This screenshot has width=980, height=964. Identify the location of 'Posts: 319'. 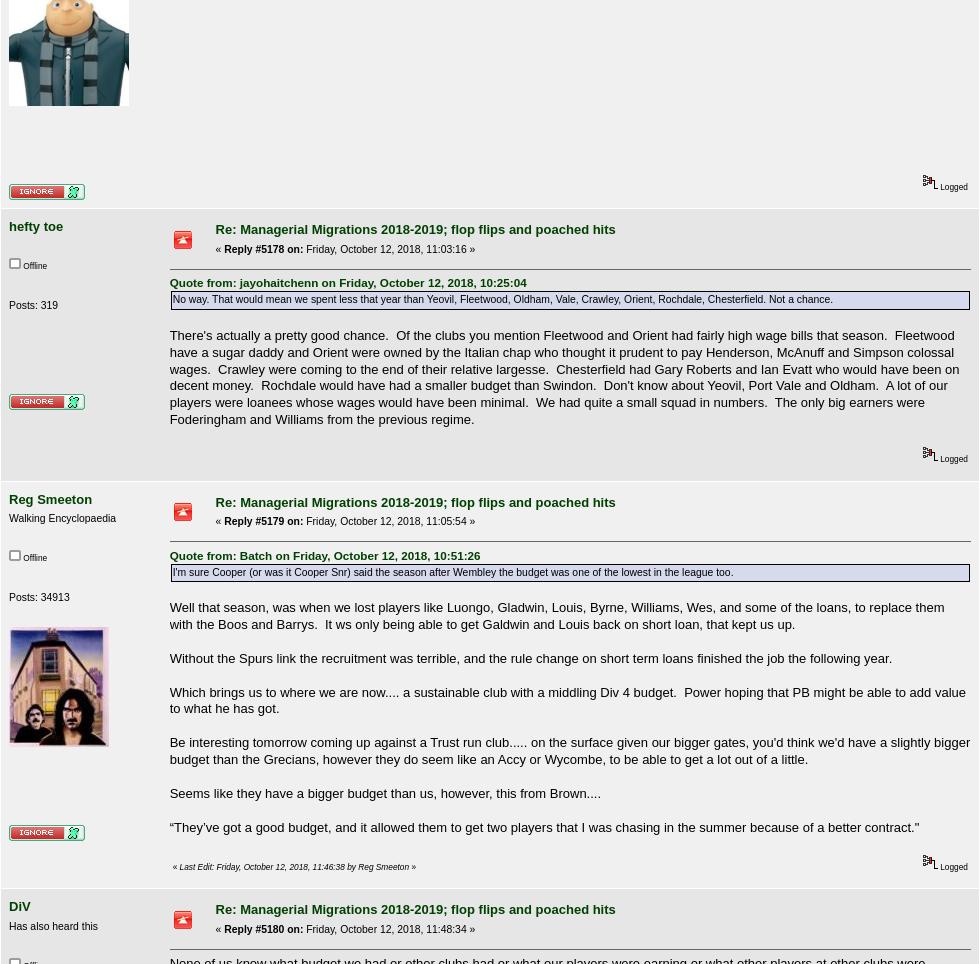
(33, 305).